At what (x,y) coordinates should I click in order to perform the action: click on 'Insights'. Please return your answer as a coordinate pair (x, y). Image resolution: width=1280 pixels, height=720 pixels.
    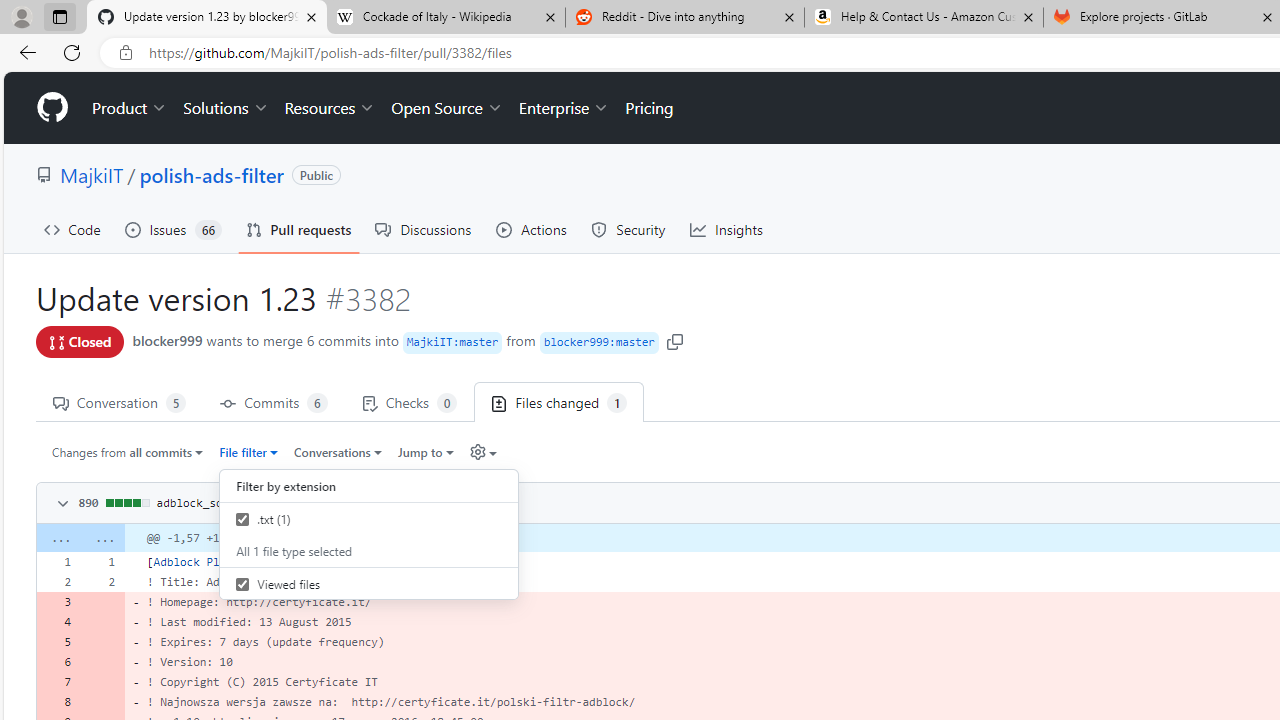
    Looking at the image, I should click on (726, 229).